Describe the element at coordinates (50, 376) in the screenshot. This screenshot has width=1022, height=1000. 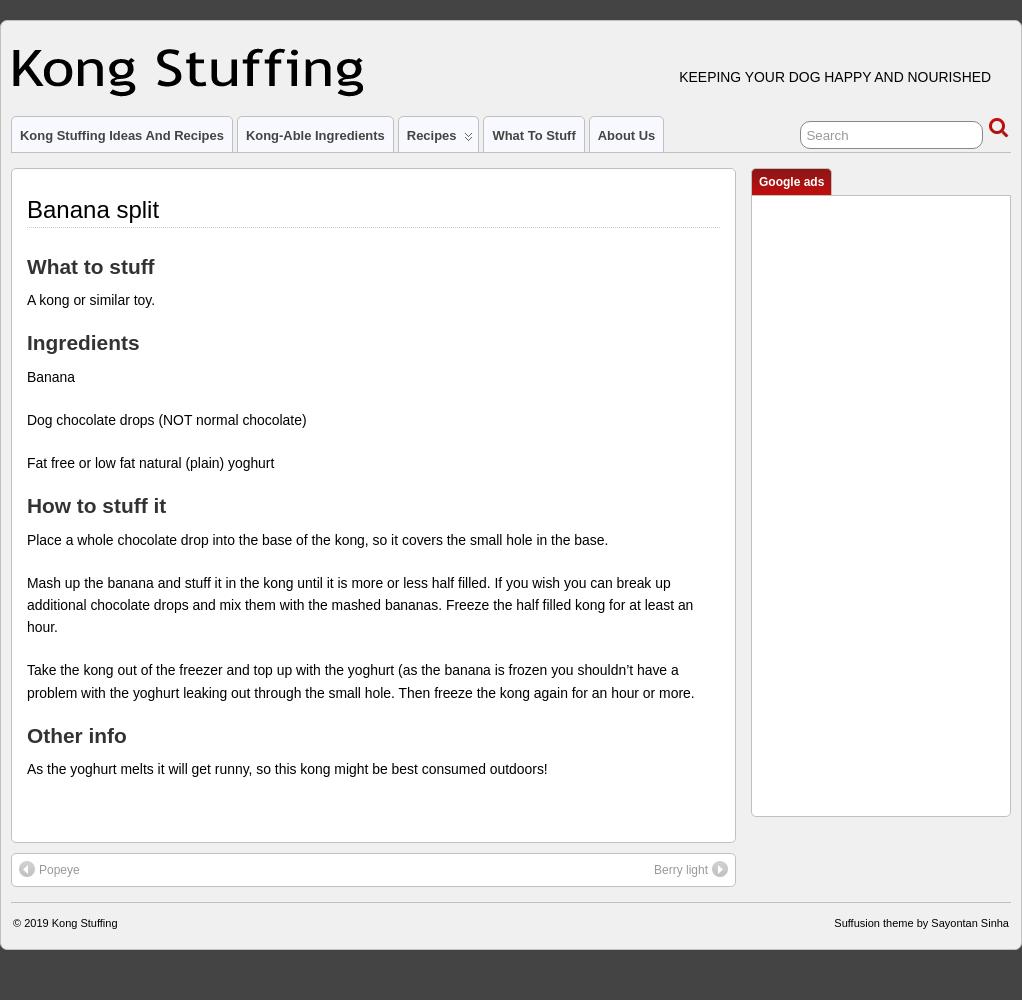
I see `'Banana'` at that location.